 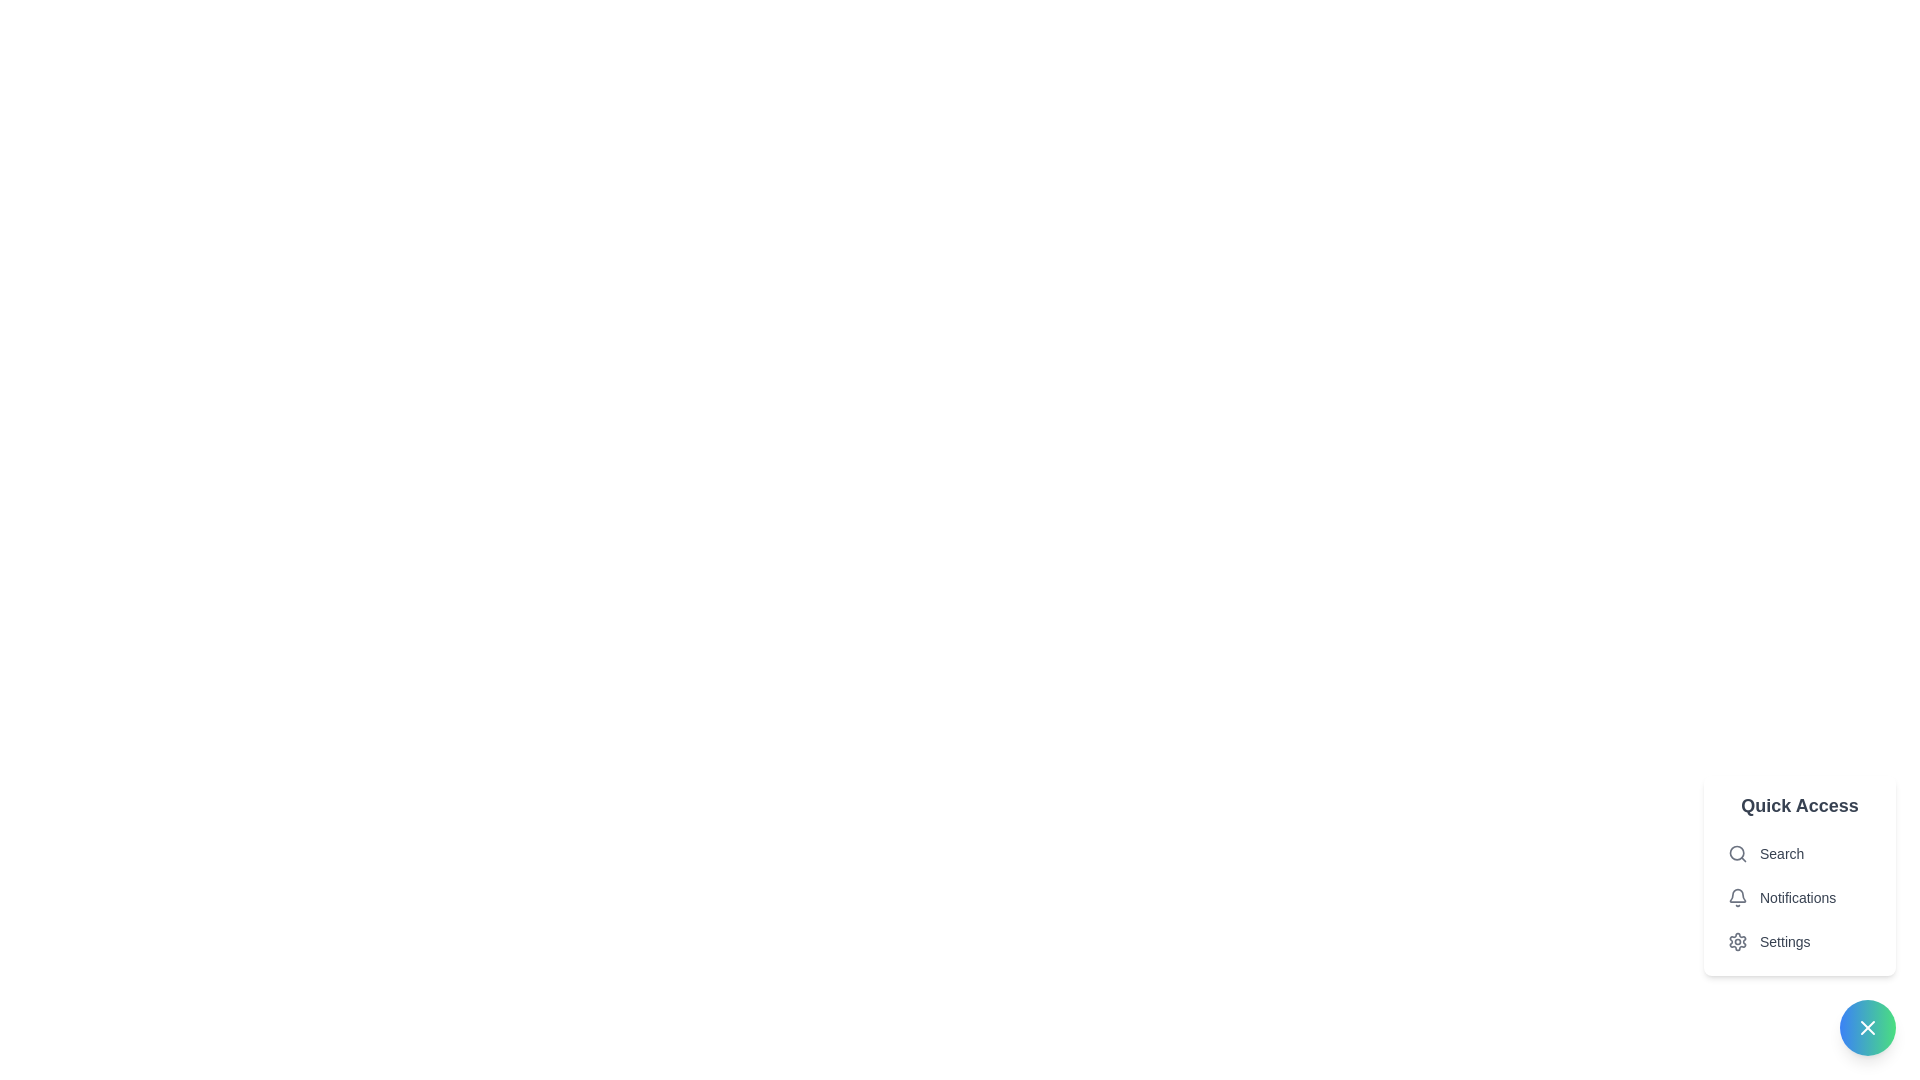 I want to click on the Popup Menu located in the bottom-right corner of the interface, which provides shortcuts for searching, viewing notifications, and accessing settings, so click(x=1800, y=874).